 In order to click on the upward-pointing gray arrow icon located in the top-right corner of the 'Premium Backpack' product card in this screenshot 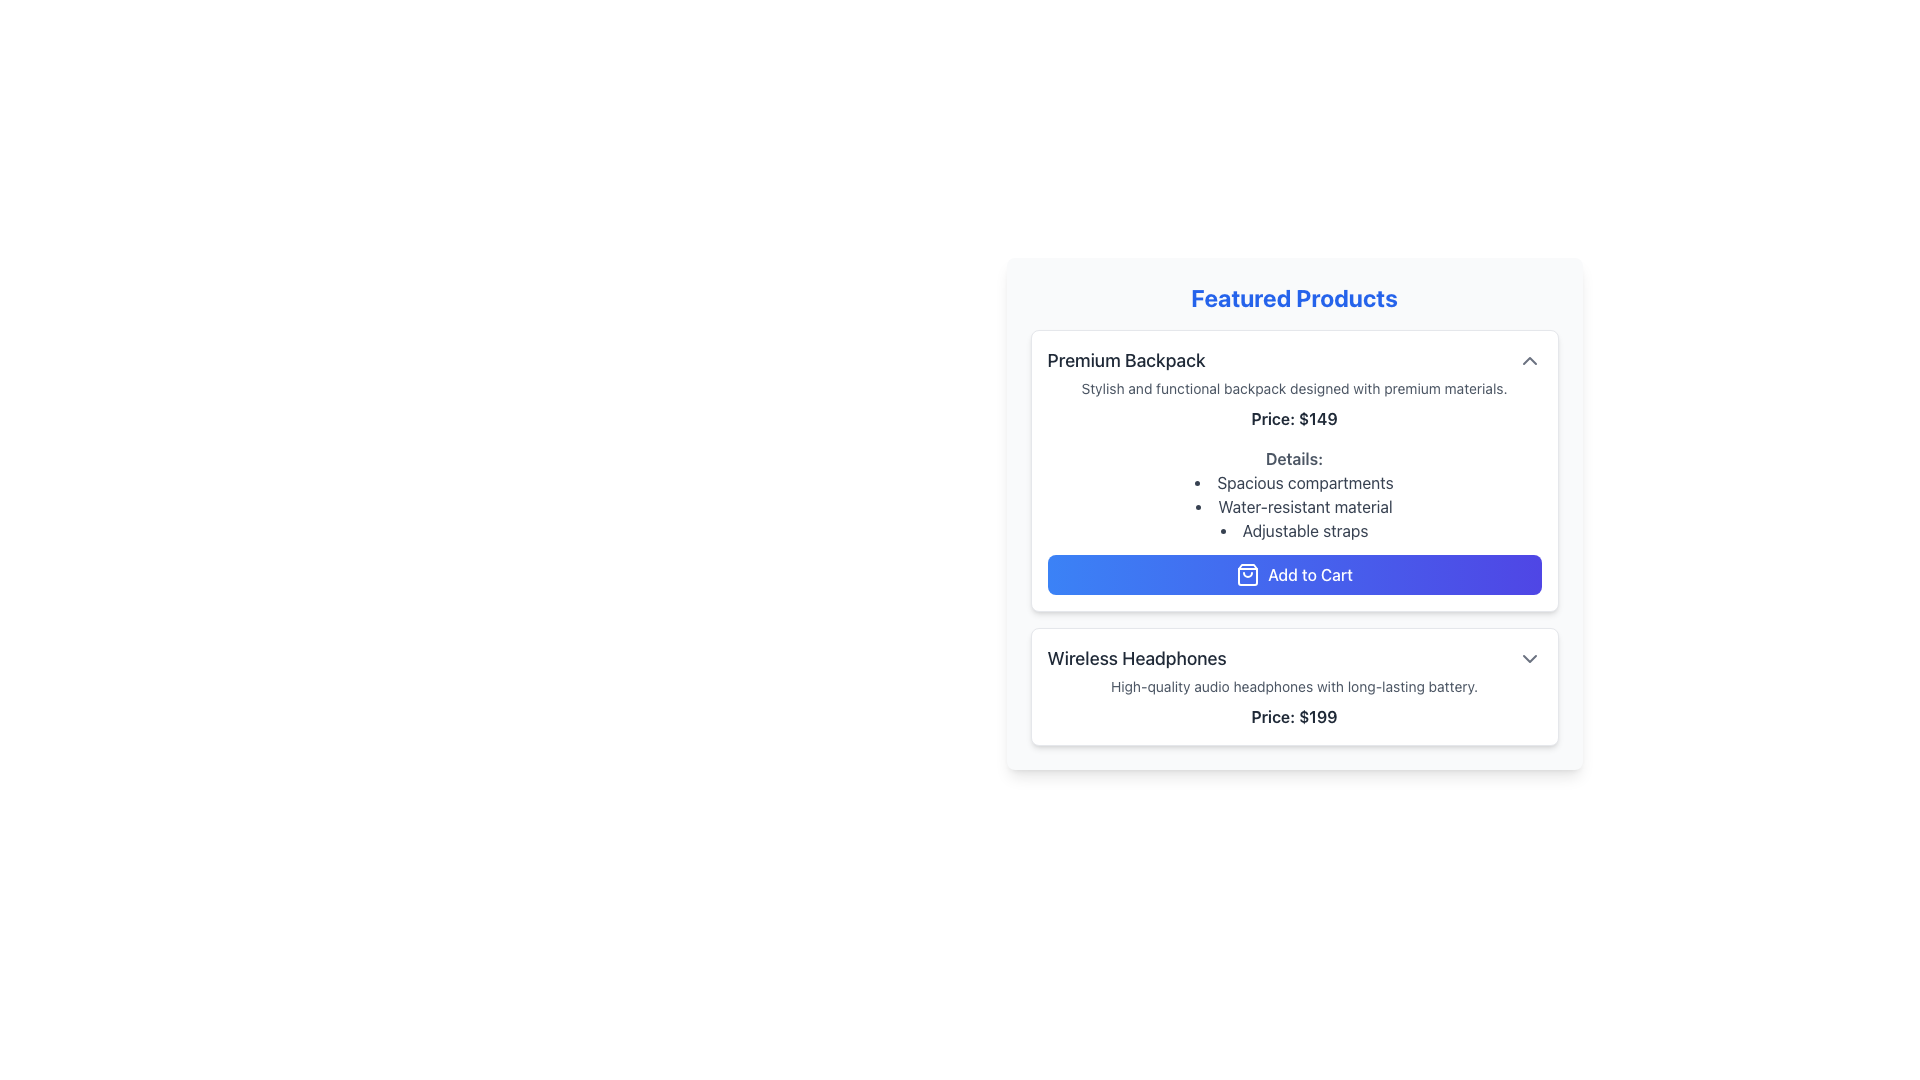, I will do `click(1528, 361)`.